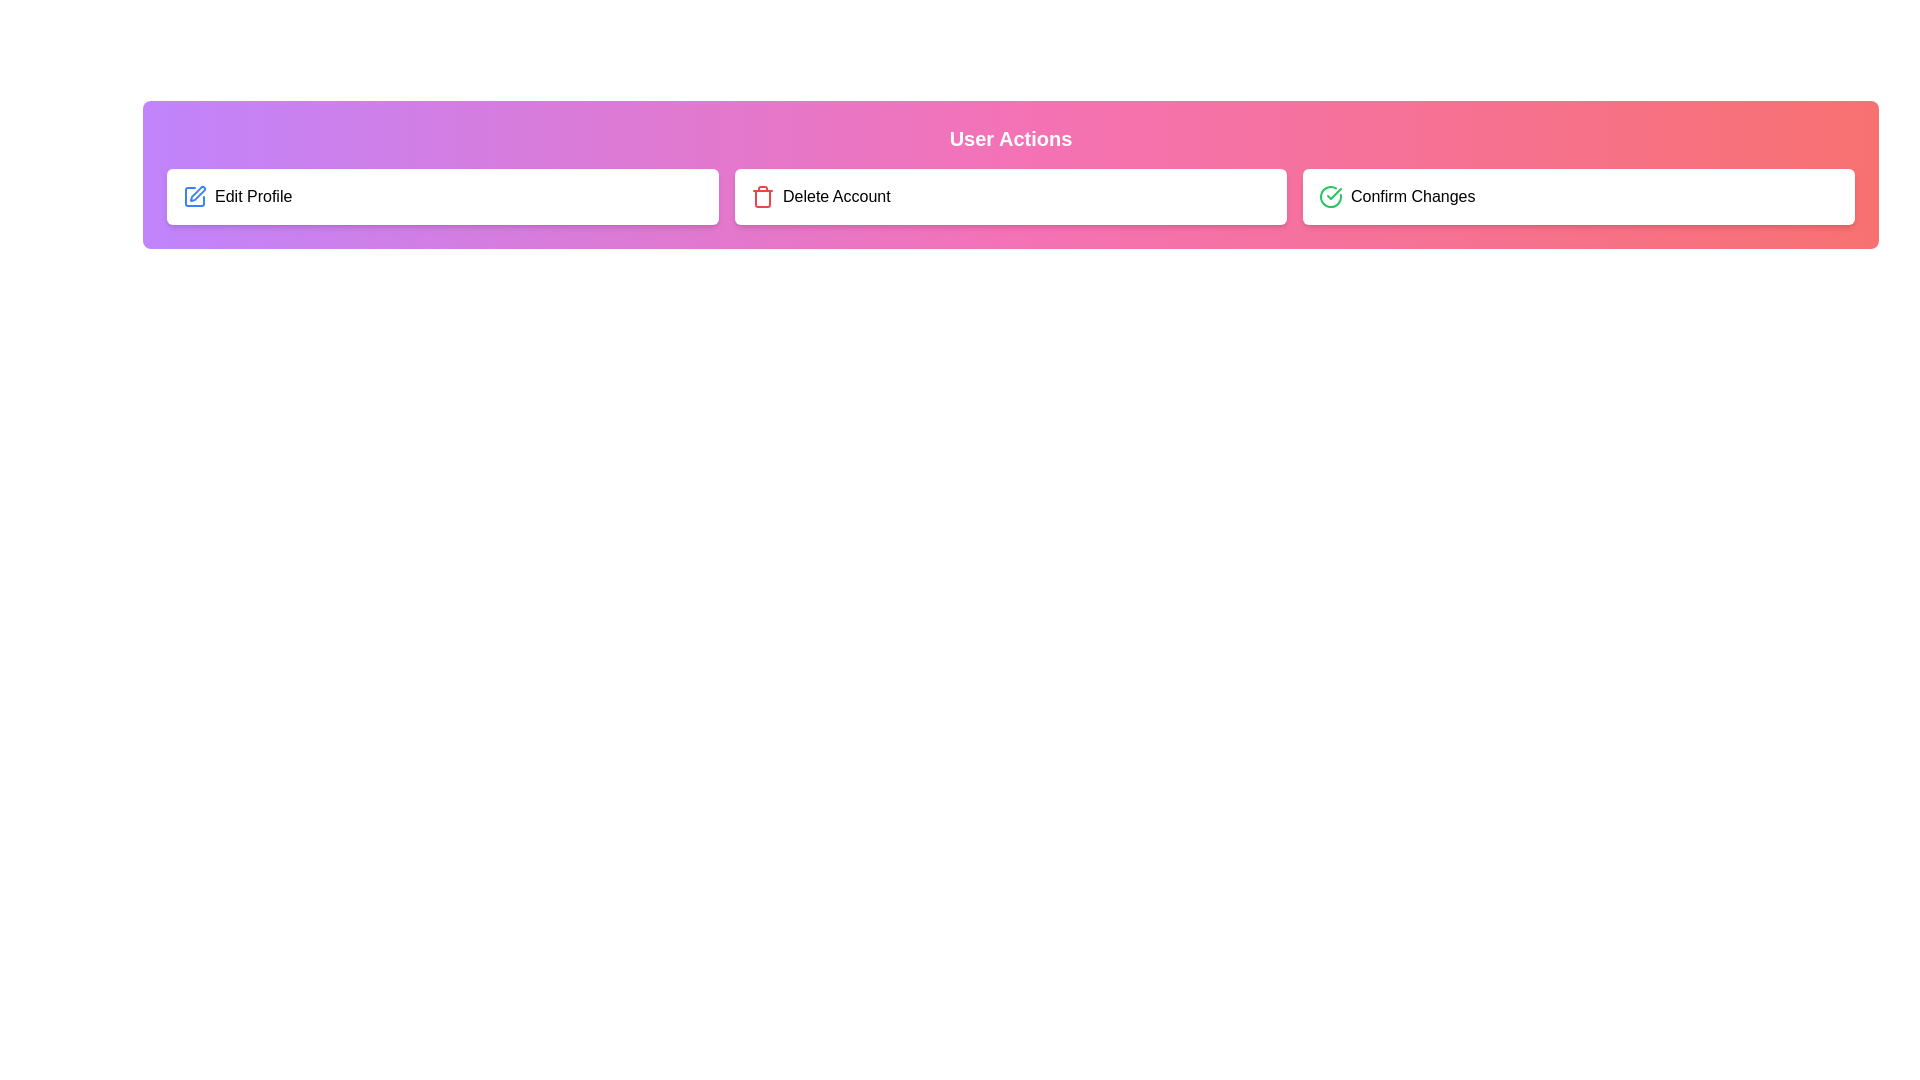 The height and width of the screenshot is (1080, 1920). Describe the element at coordinates (762, 196) in the screenshot. I see `the delete icon located in the 'Delete Account' card, positioned slightly towards the top and aligned to the left side of the card` at that location.